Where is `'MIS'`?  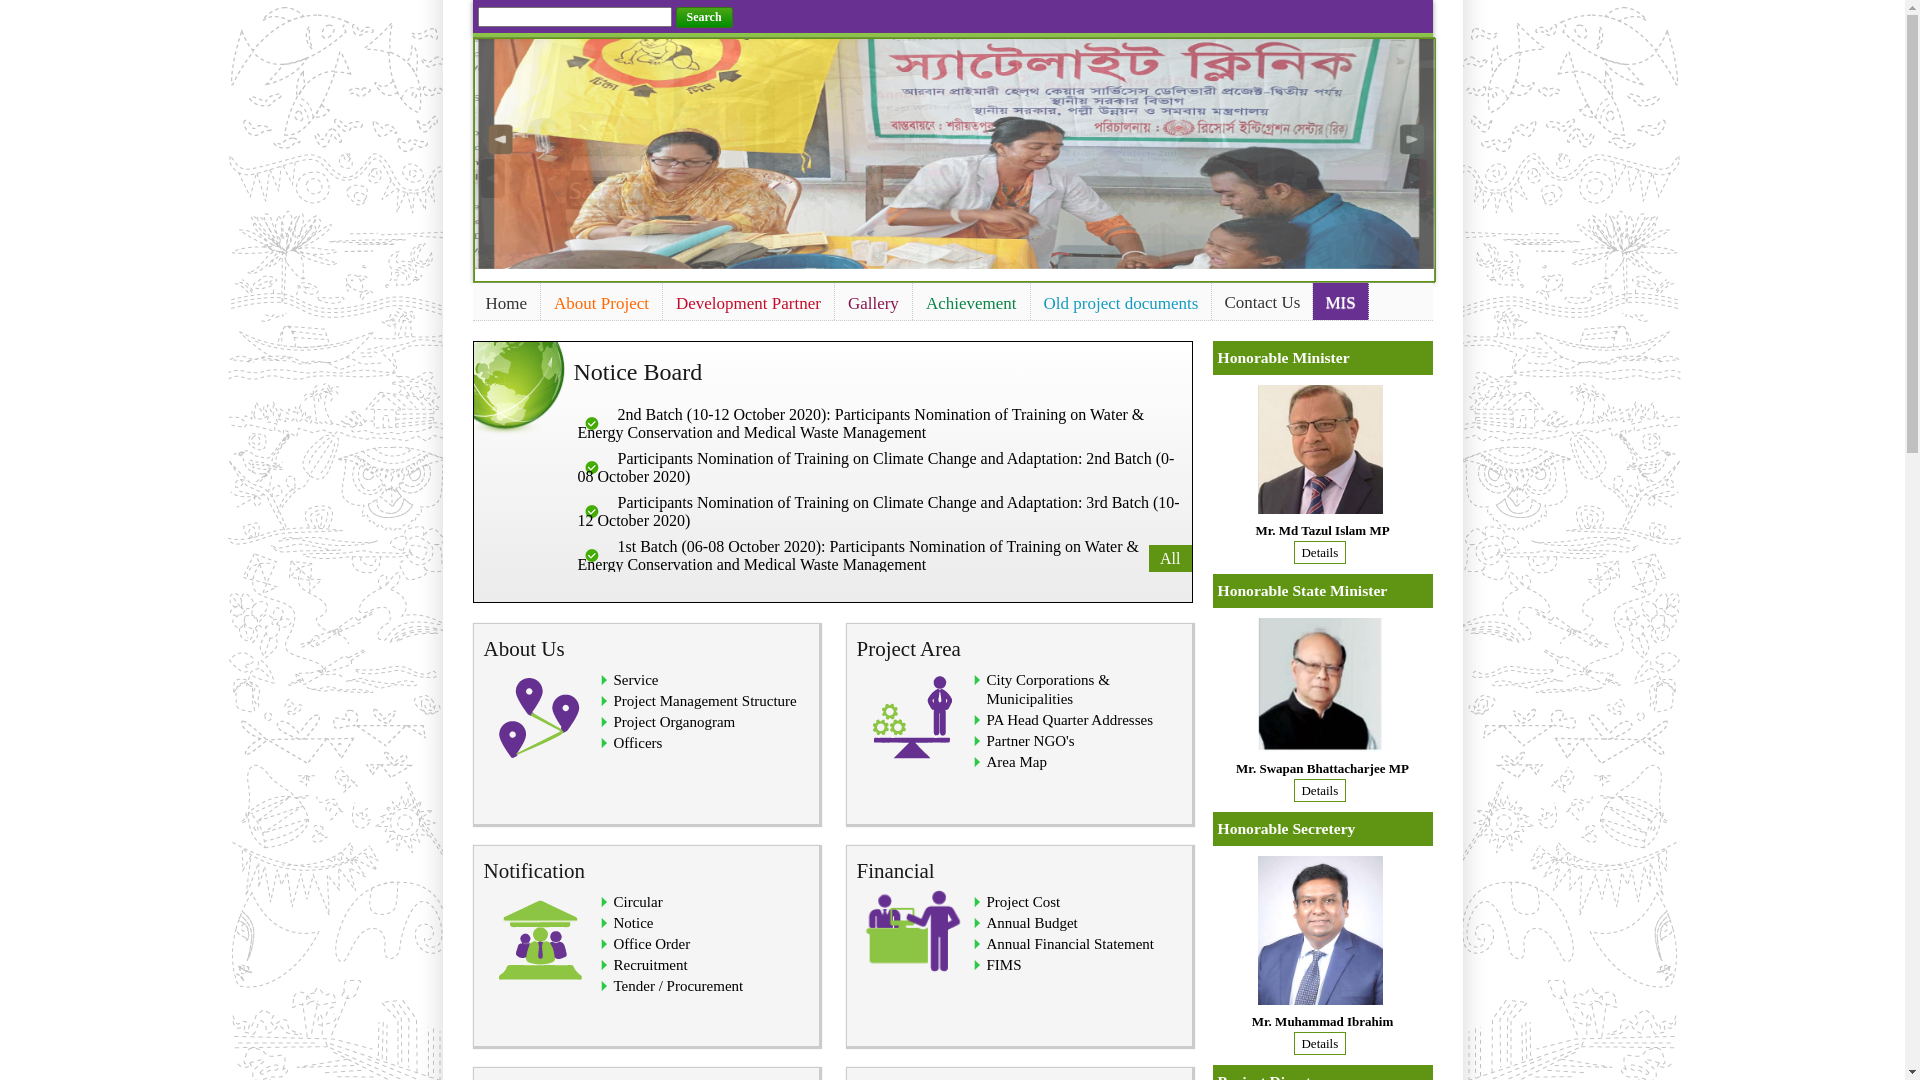
'MIS' is located at coordinates (1313, 303).